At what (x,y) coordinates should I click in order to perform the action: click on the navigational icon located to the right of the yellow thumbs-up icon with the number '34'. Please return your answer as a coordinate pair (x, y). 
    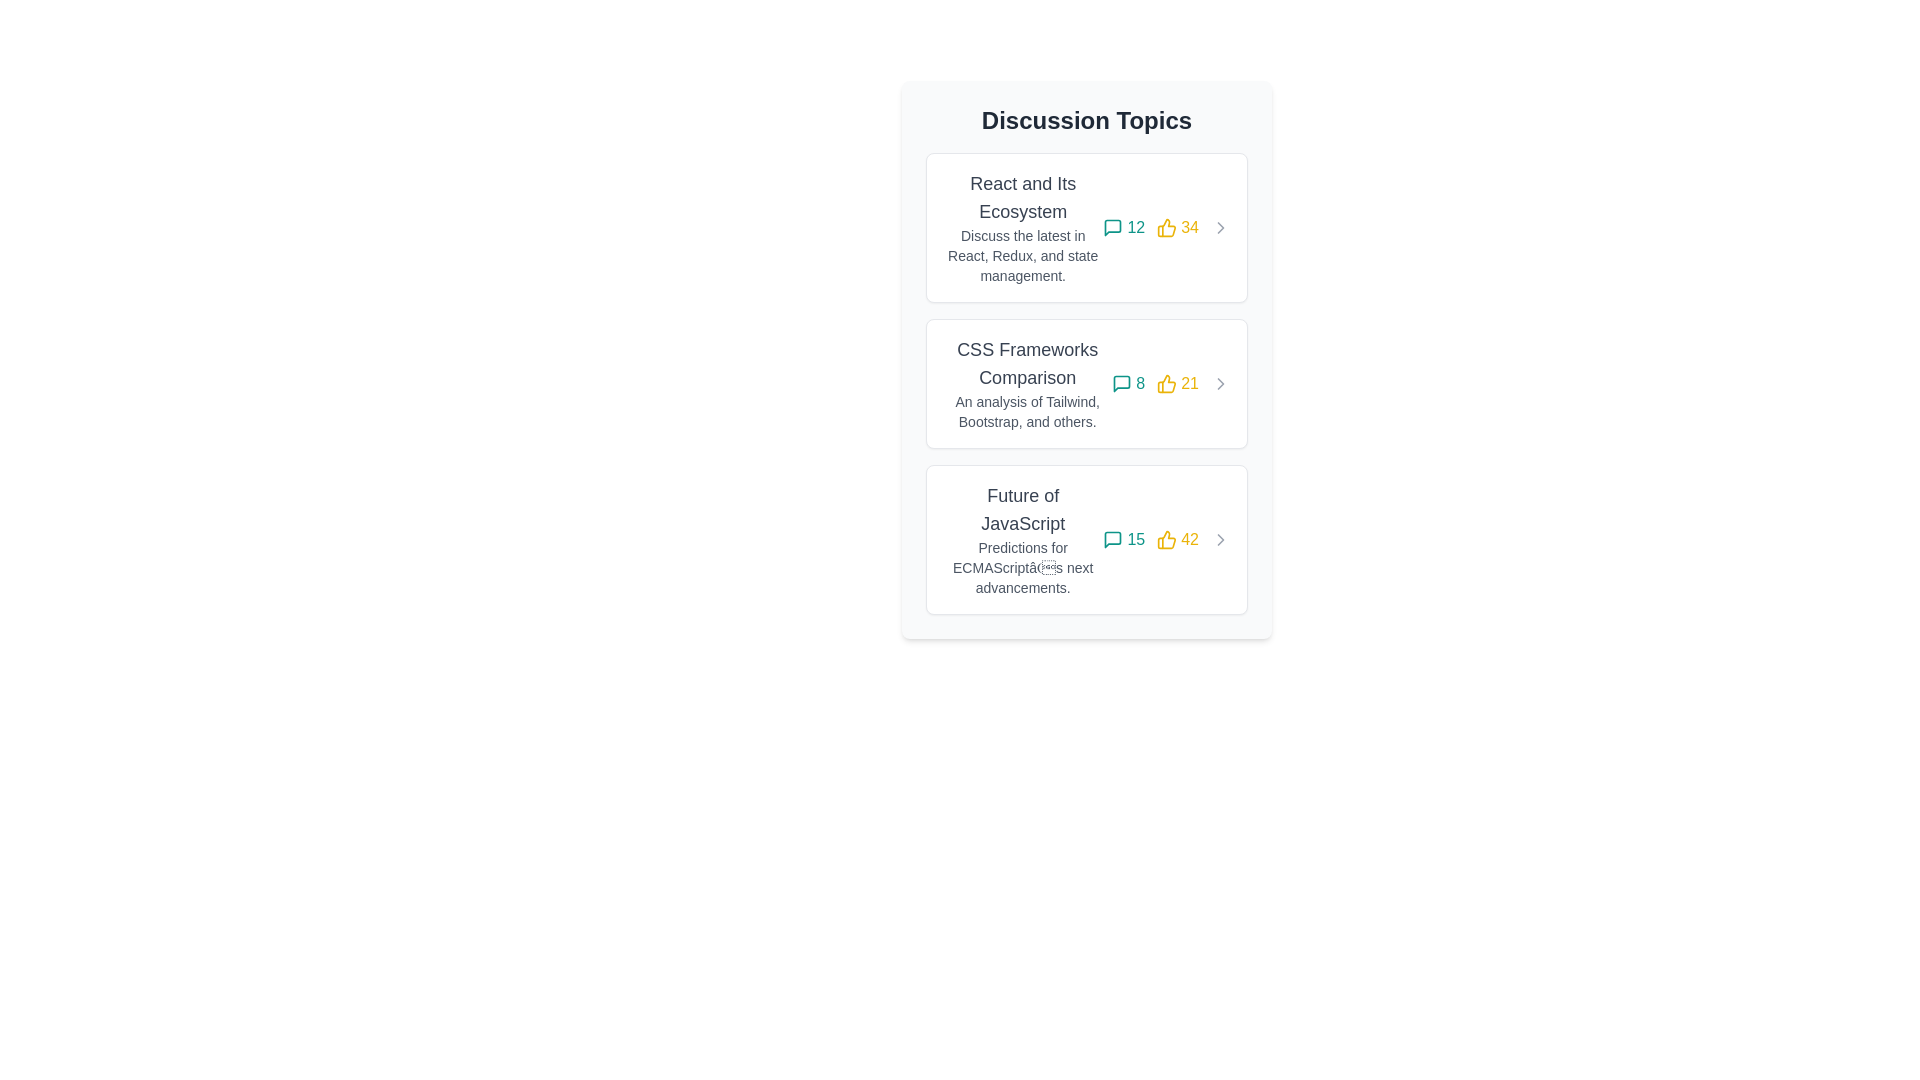
    Looking at the image, I should click on (1219, 226).